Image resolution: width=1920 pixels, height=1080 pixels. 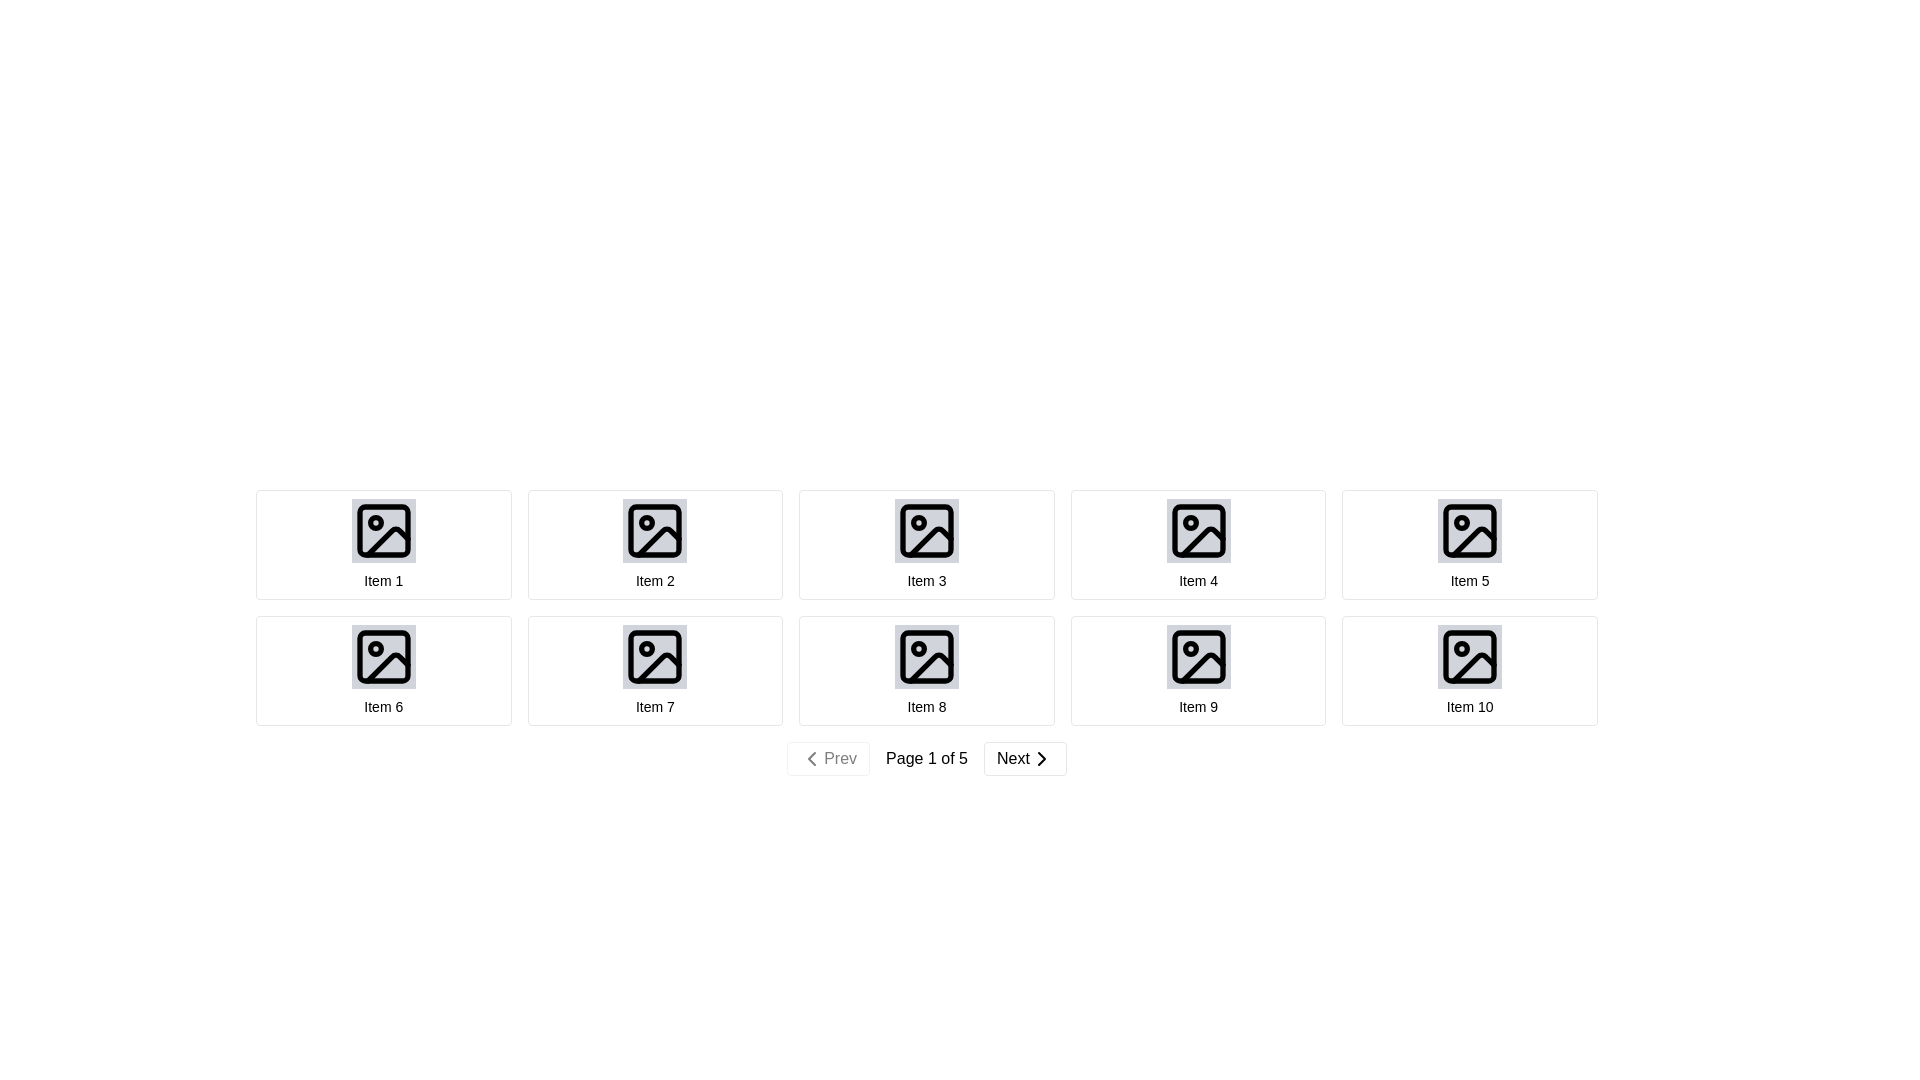 What do you see at coordinates (1198, 656) in the screenshot?
I see `the decorative square element that symbolizes an image placeholder, centered within the ninth icon in a grid of icons` at bounding box center [1198, 656].